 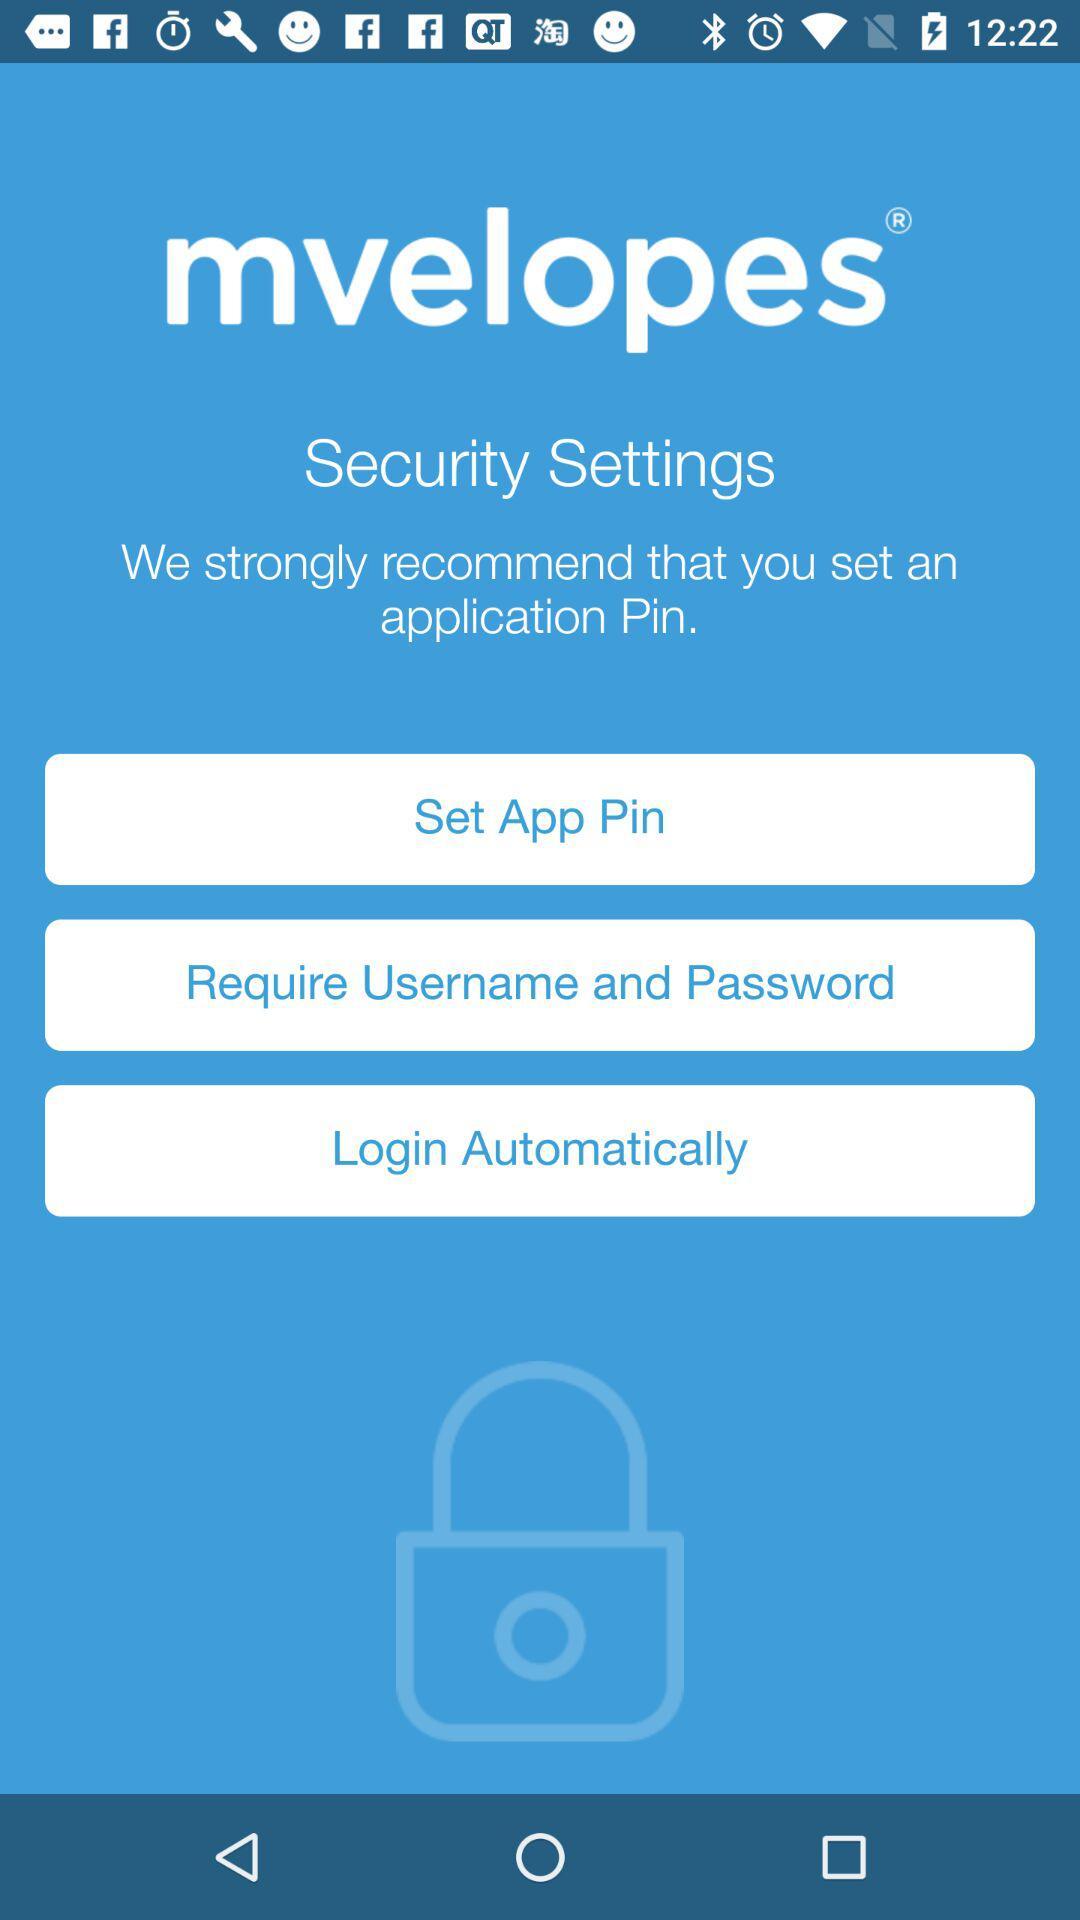 I want to click on the require username and, so click(x=540, y=985).